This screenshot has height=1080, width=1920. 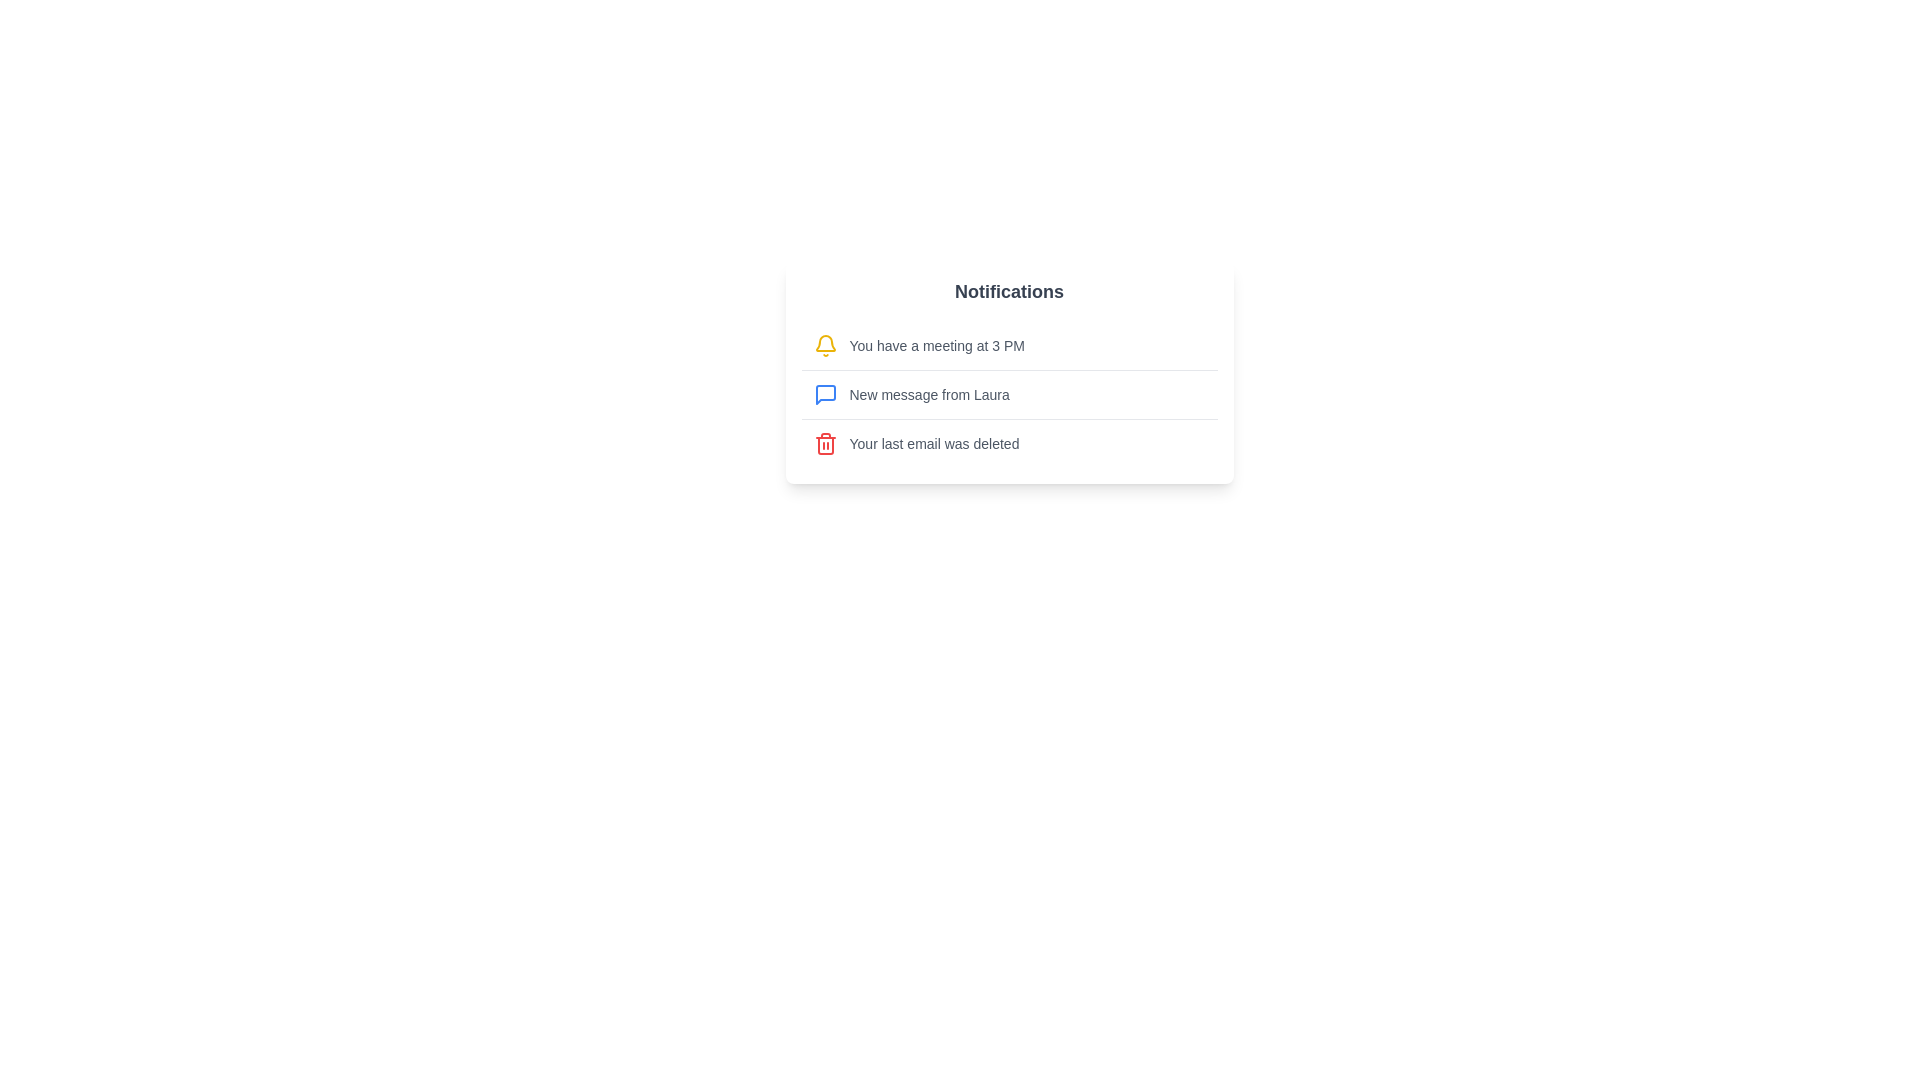 What do you see at coordinates (933, 442) in the screenshot?
I see `the text label stating 'Your last email was deleted', which is styled in small gray font and located under the red trash icon in the third notification message of the 'Notifications' section` at bounding box center [933, 442].